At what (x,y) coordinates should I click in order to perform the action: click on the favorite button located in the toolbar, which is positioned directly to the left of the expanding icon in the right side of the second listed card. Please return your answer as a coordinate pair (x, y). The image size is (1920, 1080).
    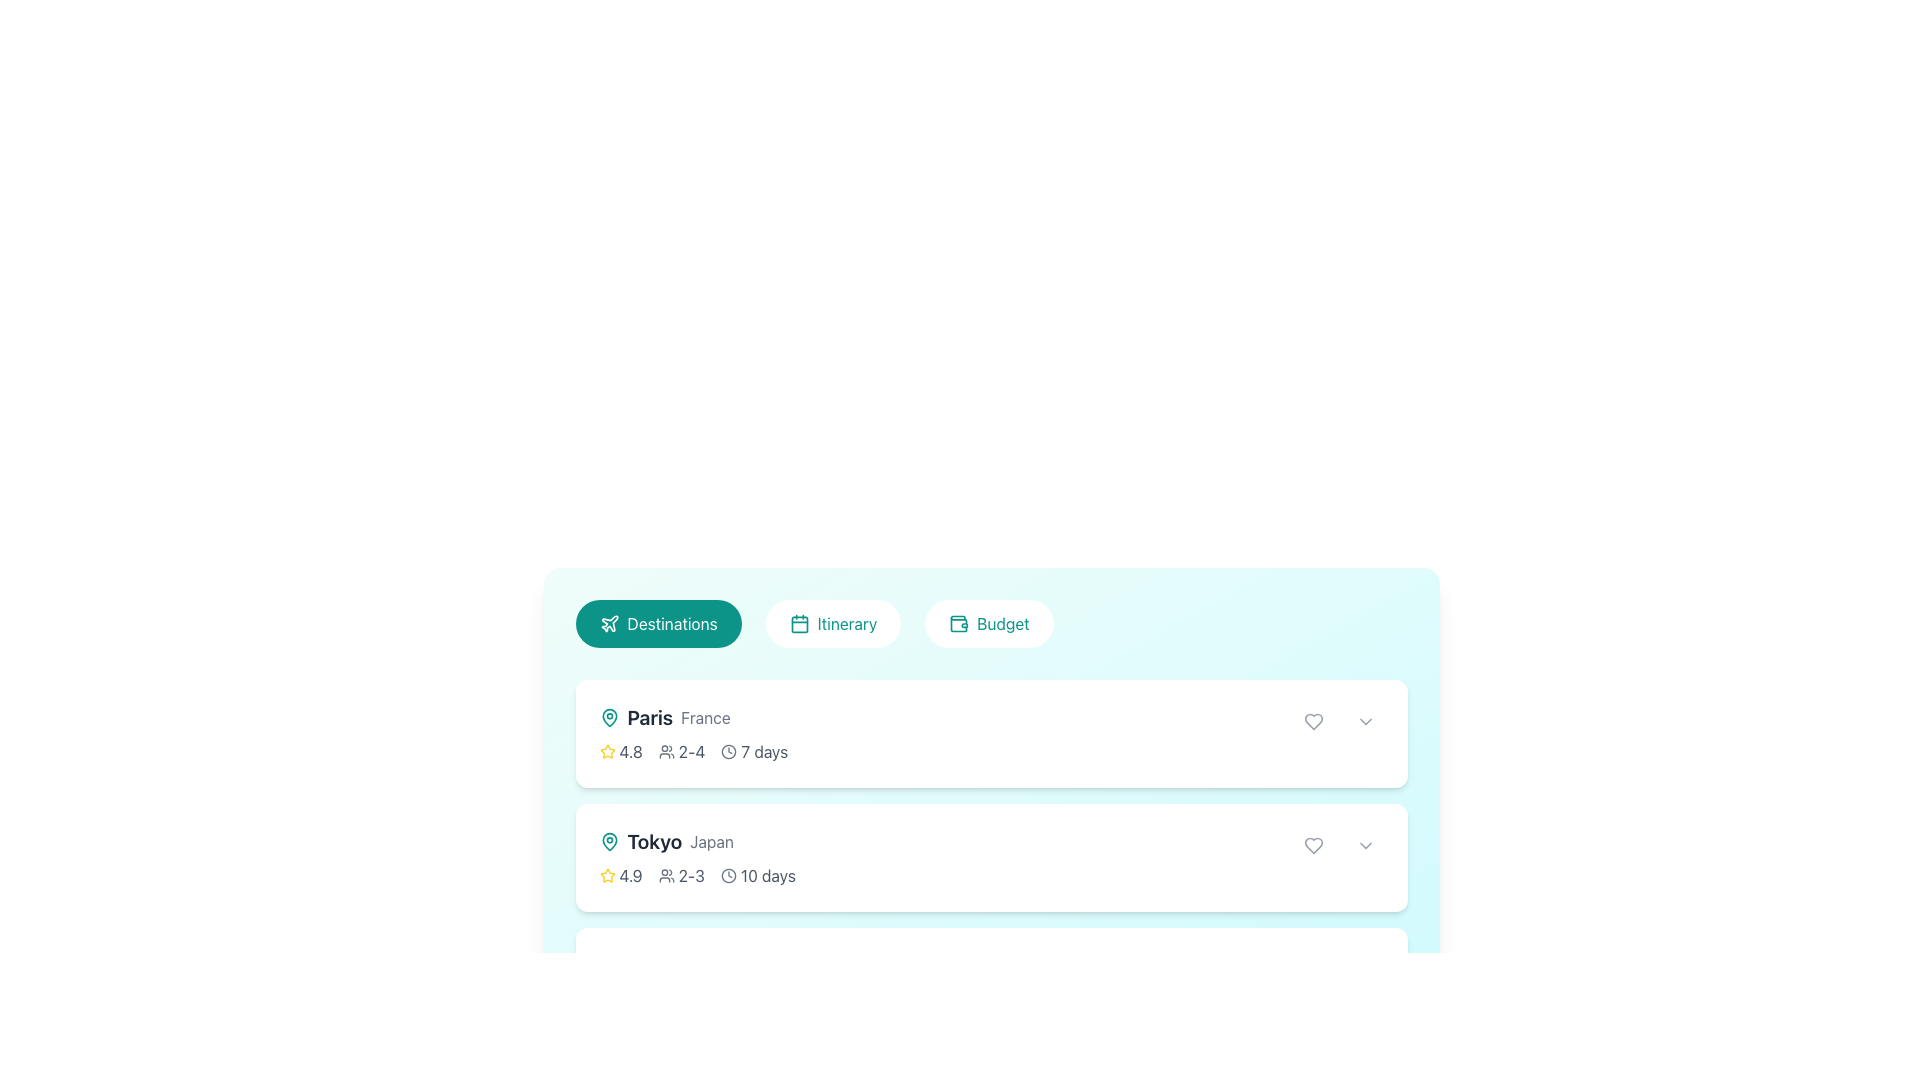
    Looking at the image, I should click on (1313, 845).